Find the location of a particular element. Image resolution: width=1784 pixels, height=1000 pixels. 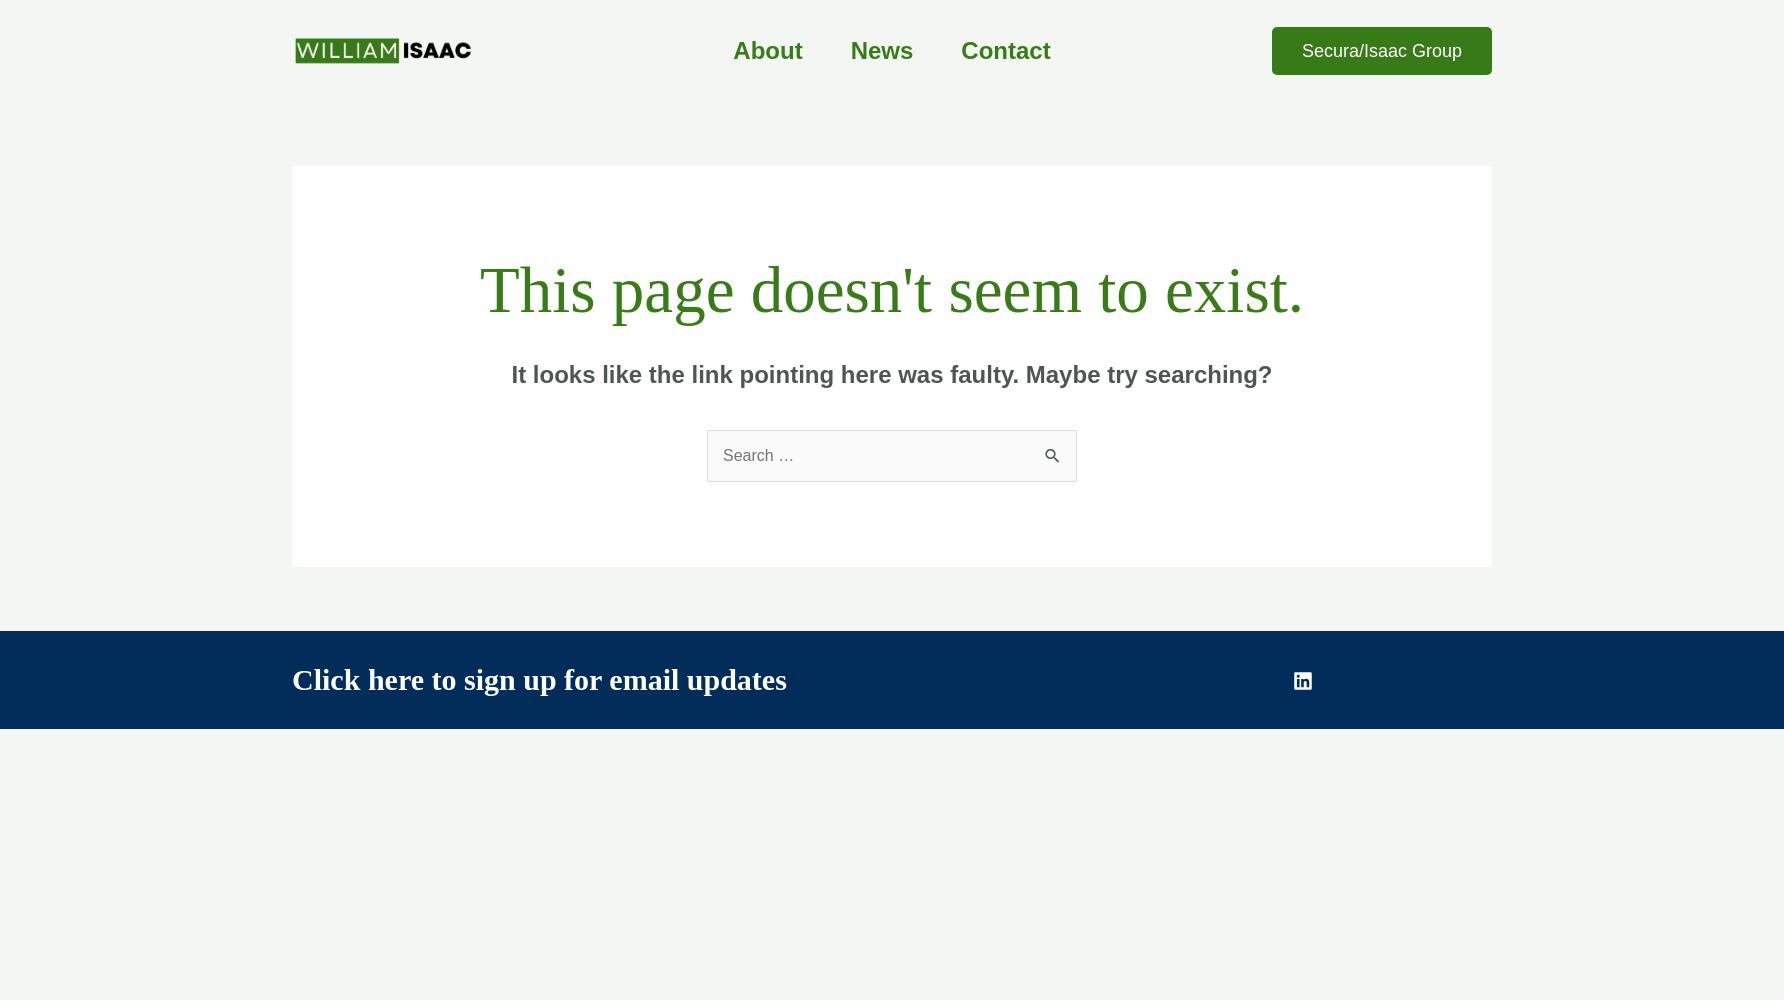

'News' is located at coordinates (880, 50).